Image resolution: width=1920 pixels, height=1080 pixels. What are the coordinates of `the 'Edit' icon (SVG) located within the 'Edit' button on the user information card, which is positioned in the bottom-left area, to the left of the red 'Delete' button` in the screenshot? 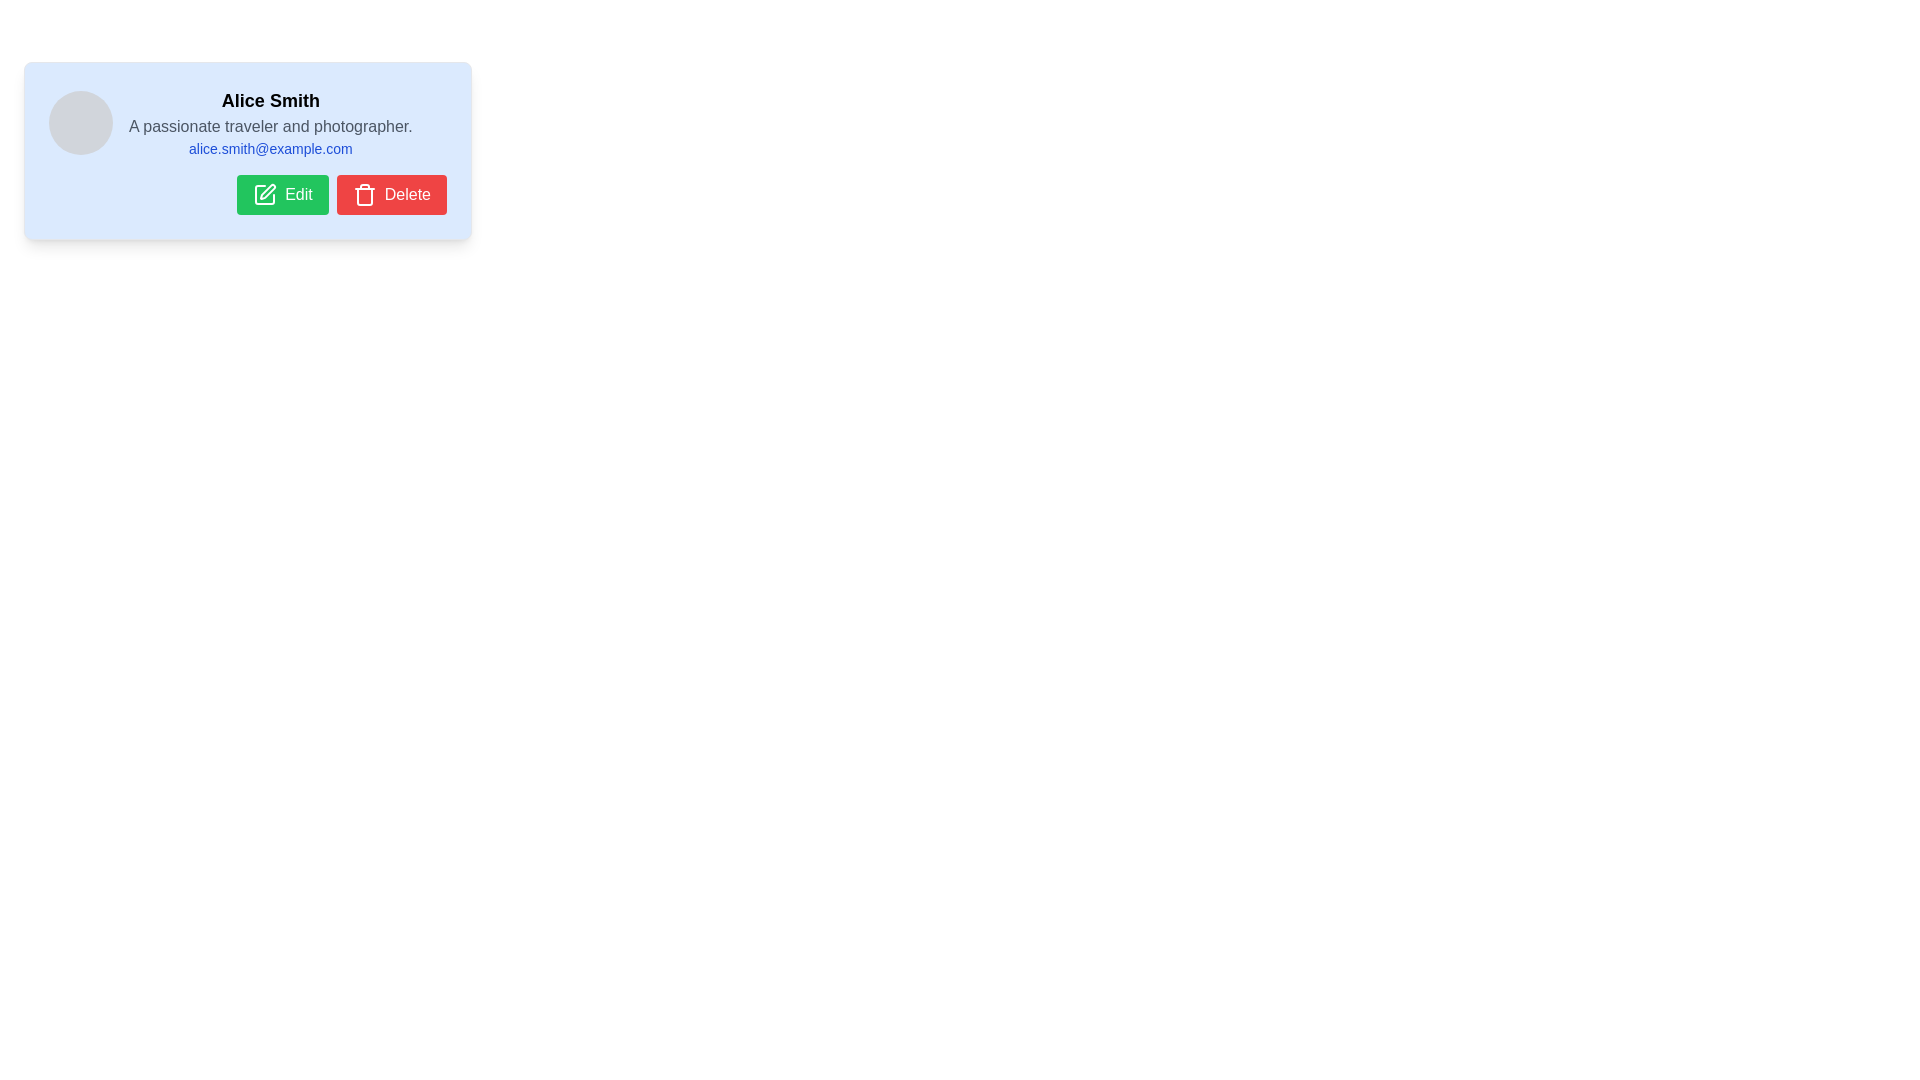 It's located at (264, 195).